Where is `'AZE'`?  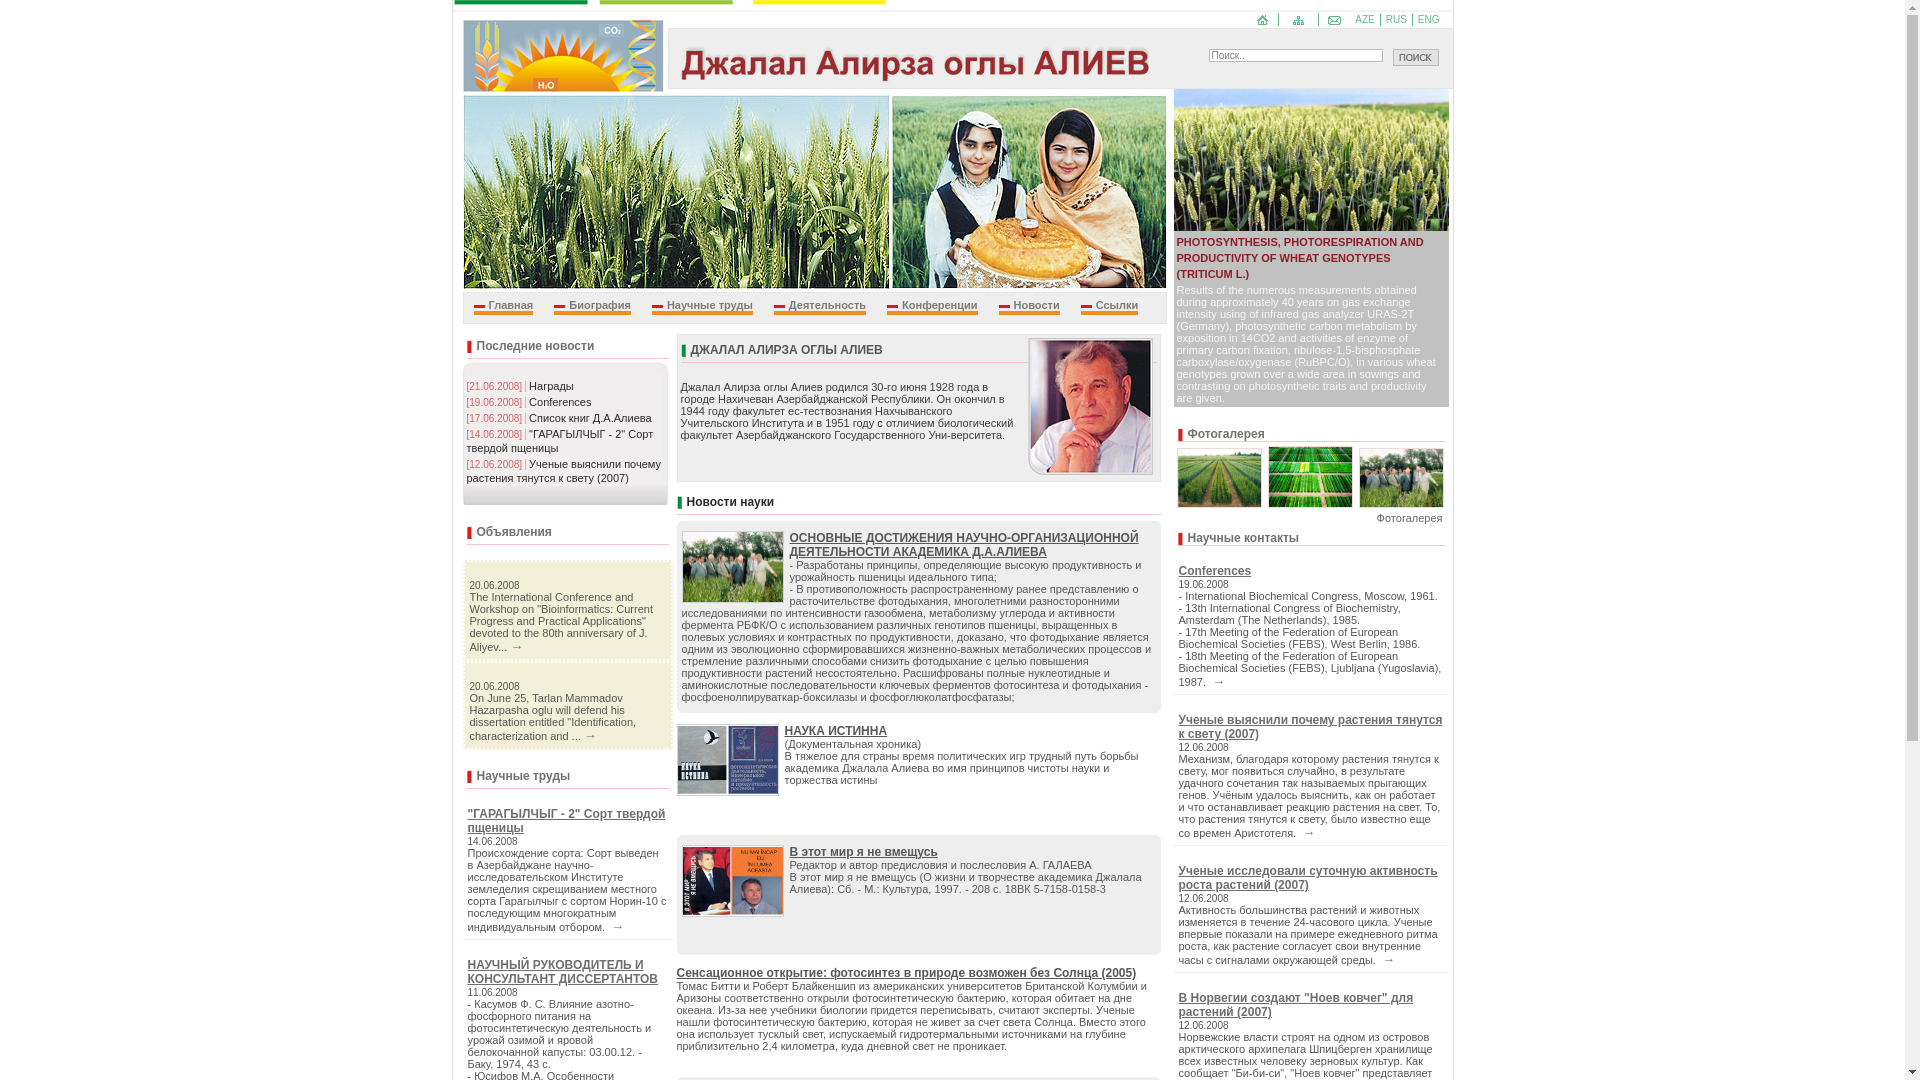 'AZE' is located at coordinates (1366, 19).